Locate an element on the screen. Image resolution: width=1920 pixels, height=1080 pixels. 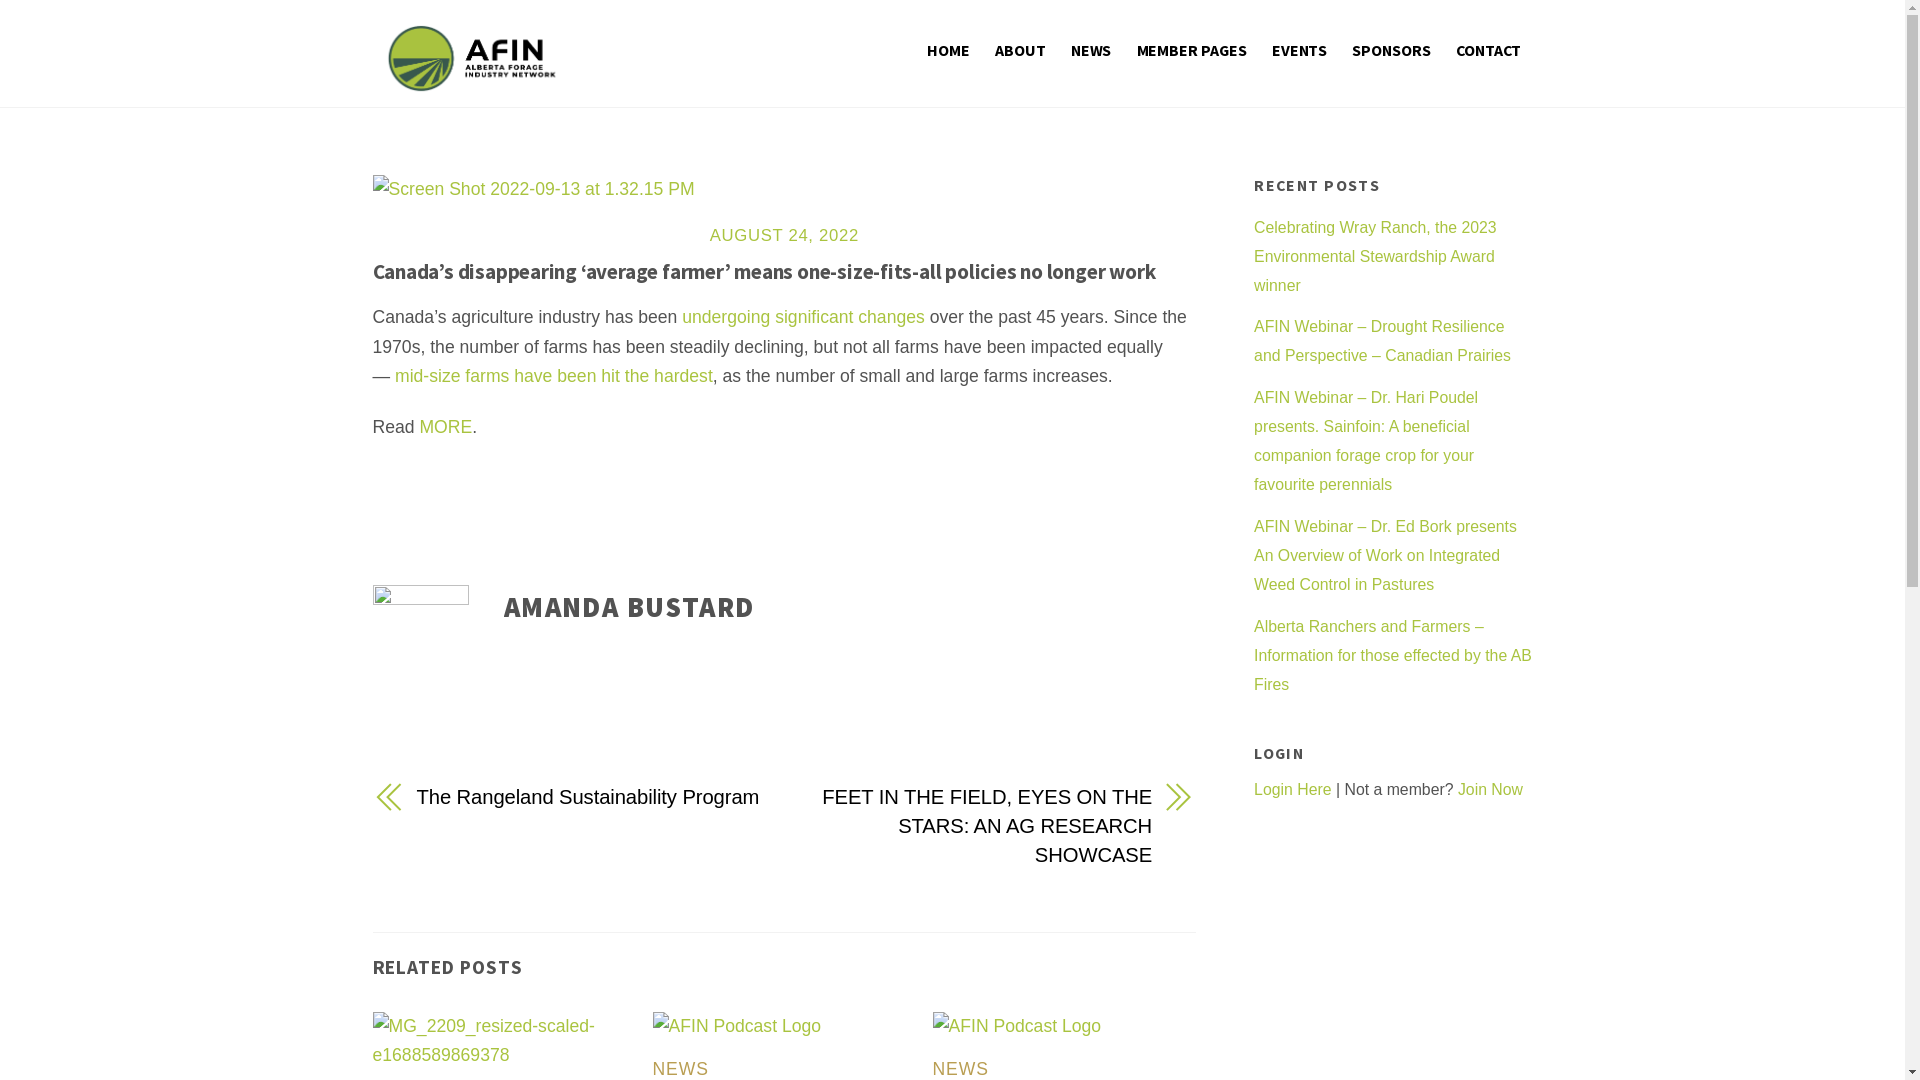
'ABOUT' is located at coordinates (1020, 48).